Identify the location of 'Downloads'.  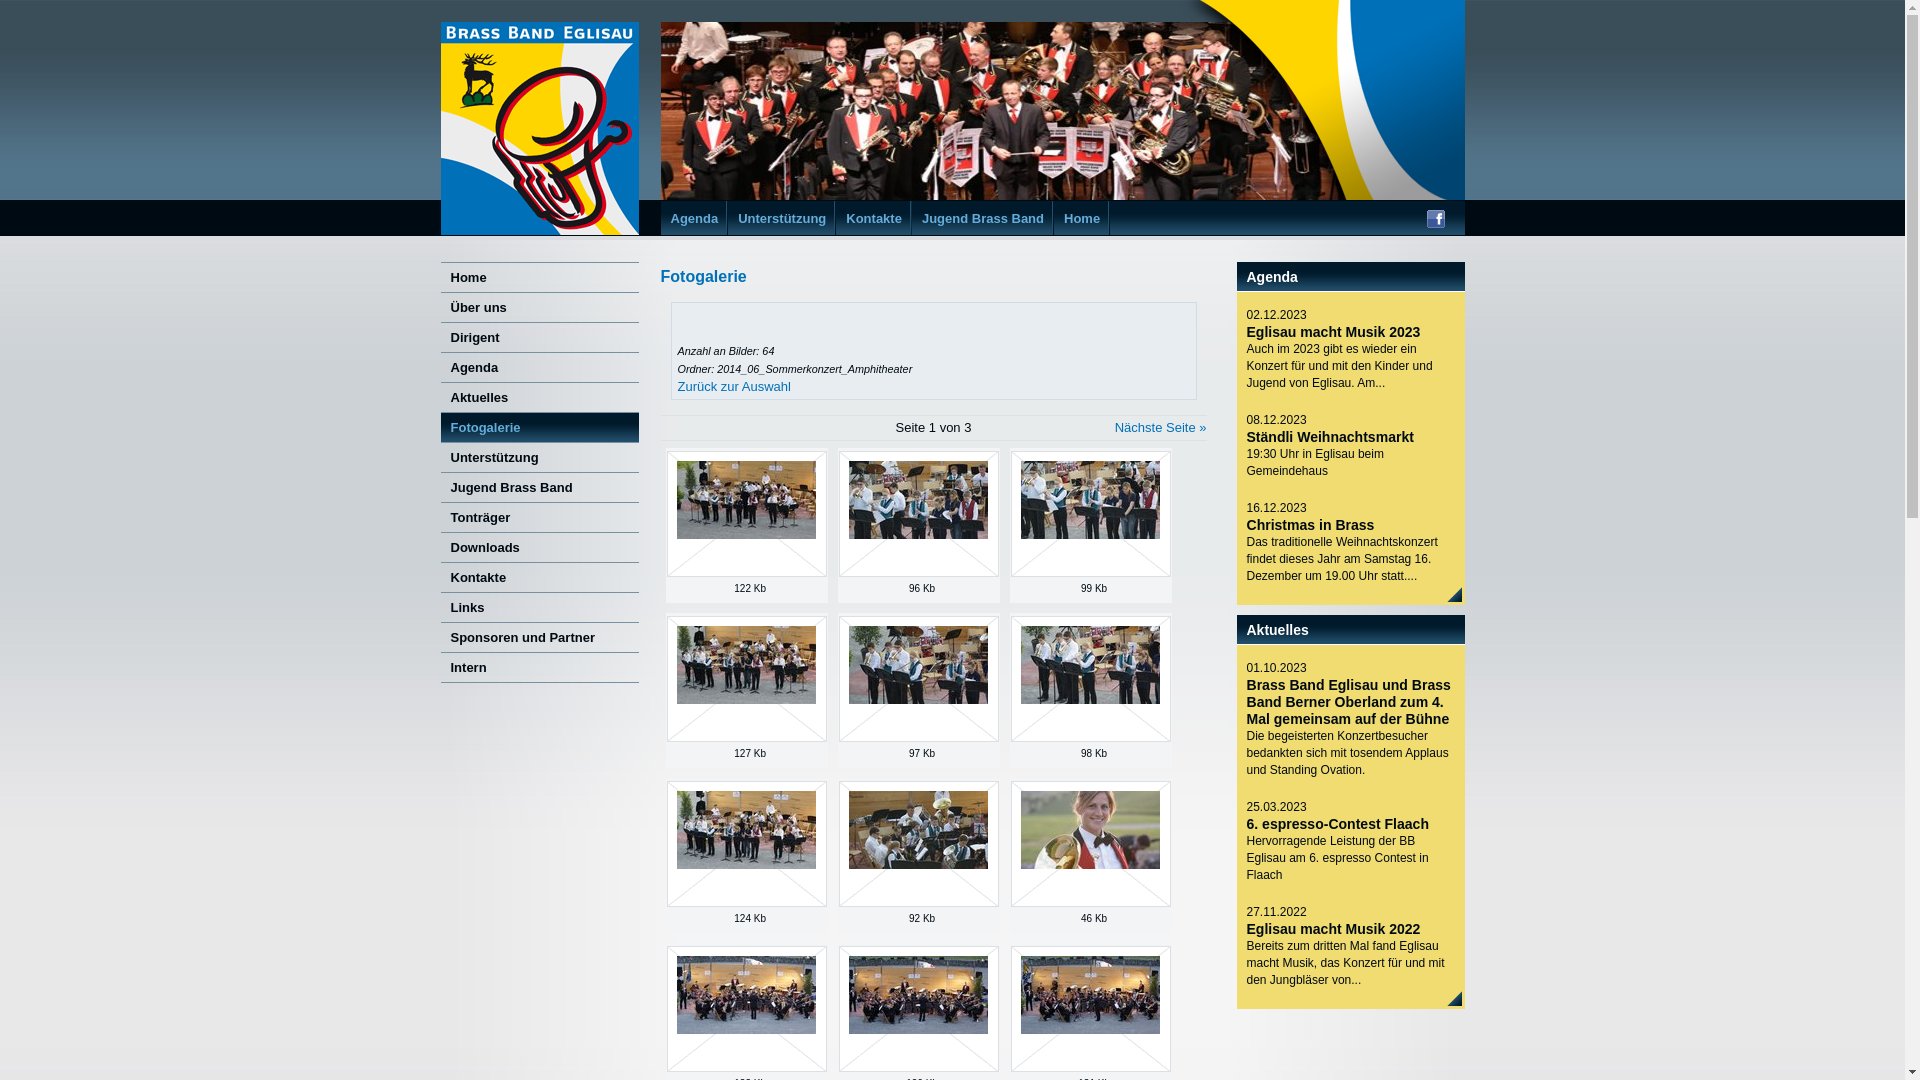
(538, 547).